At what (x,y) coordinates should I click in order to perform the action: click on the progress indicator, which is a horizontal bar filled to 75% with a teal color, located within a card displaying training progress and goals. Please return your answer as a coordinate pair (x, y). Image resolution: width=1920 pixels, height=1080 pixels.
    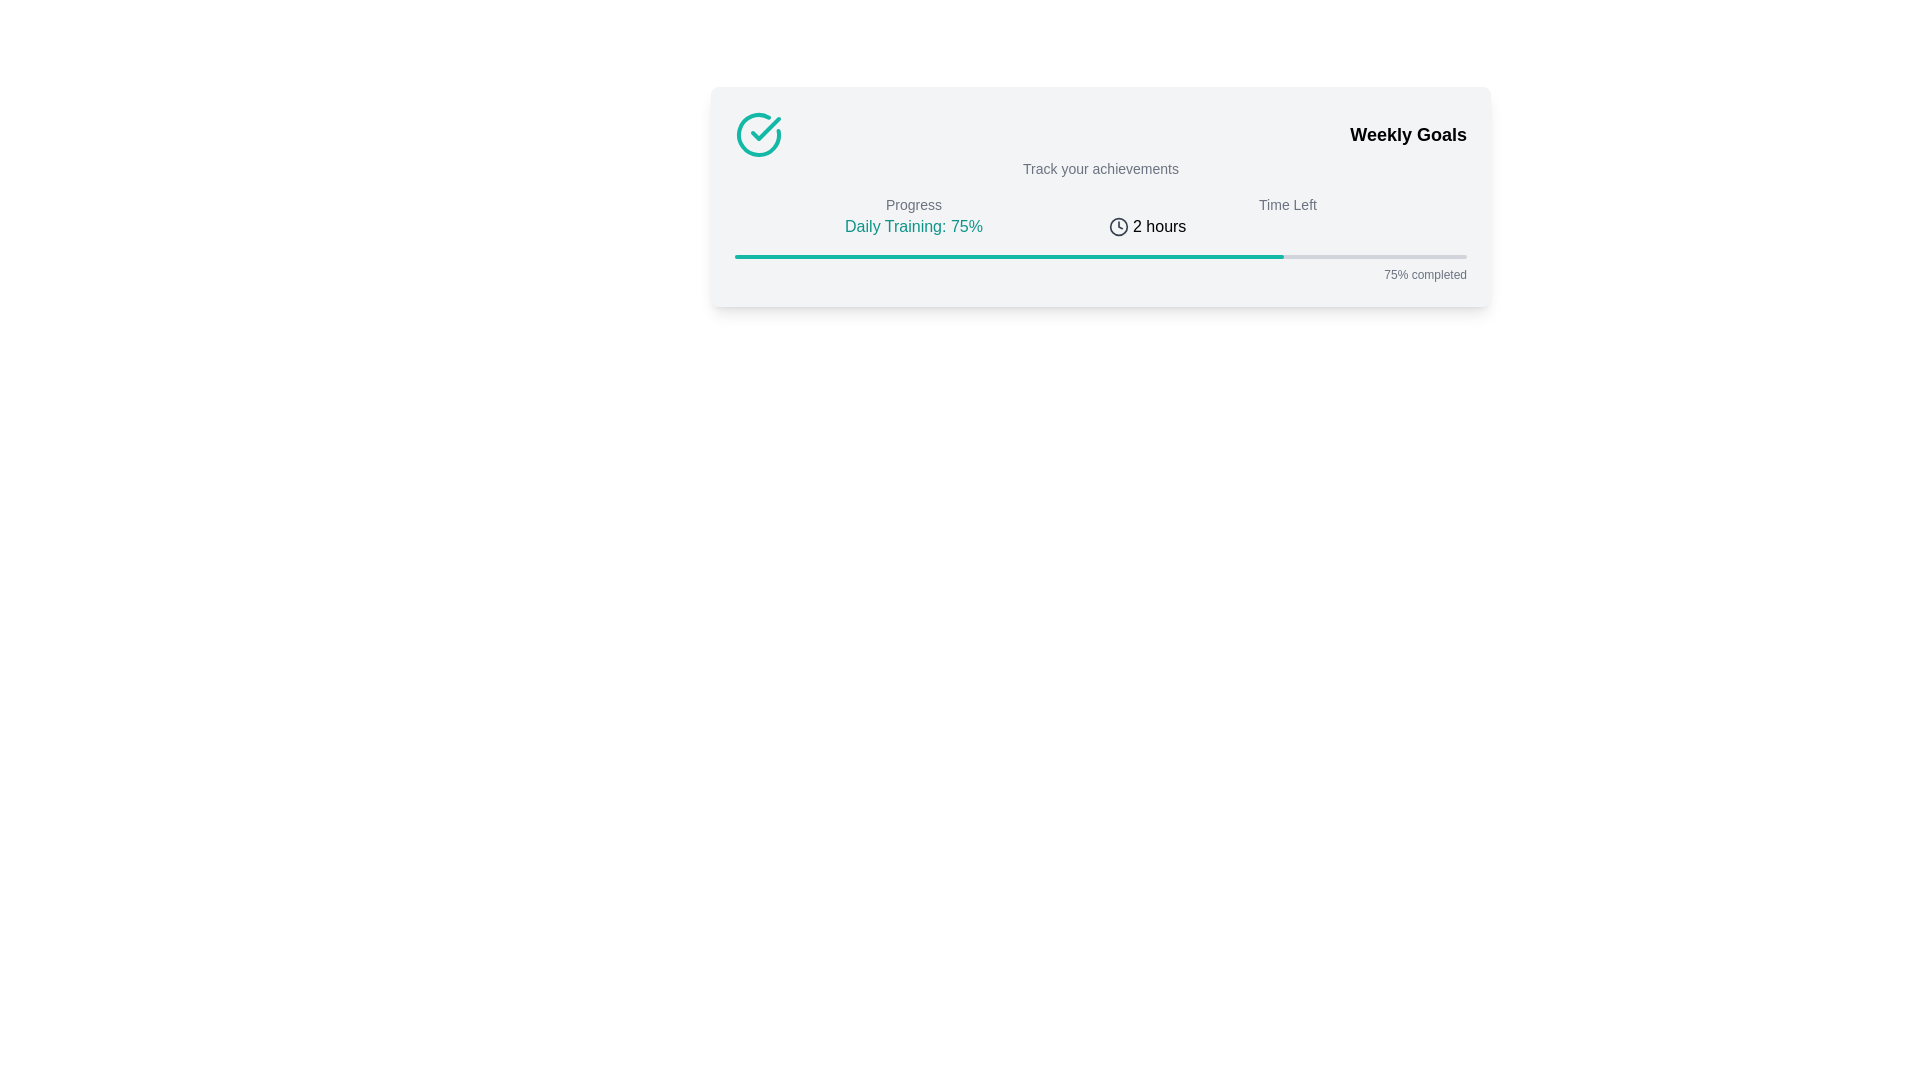
    Looking at the image, I should click on (1009, 256).